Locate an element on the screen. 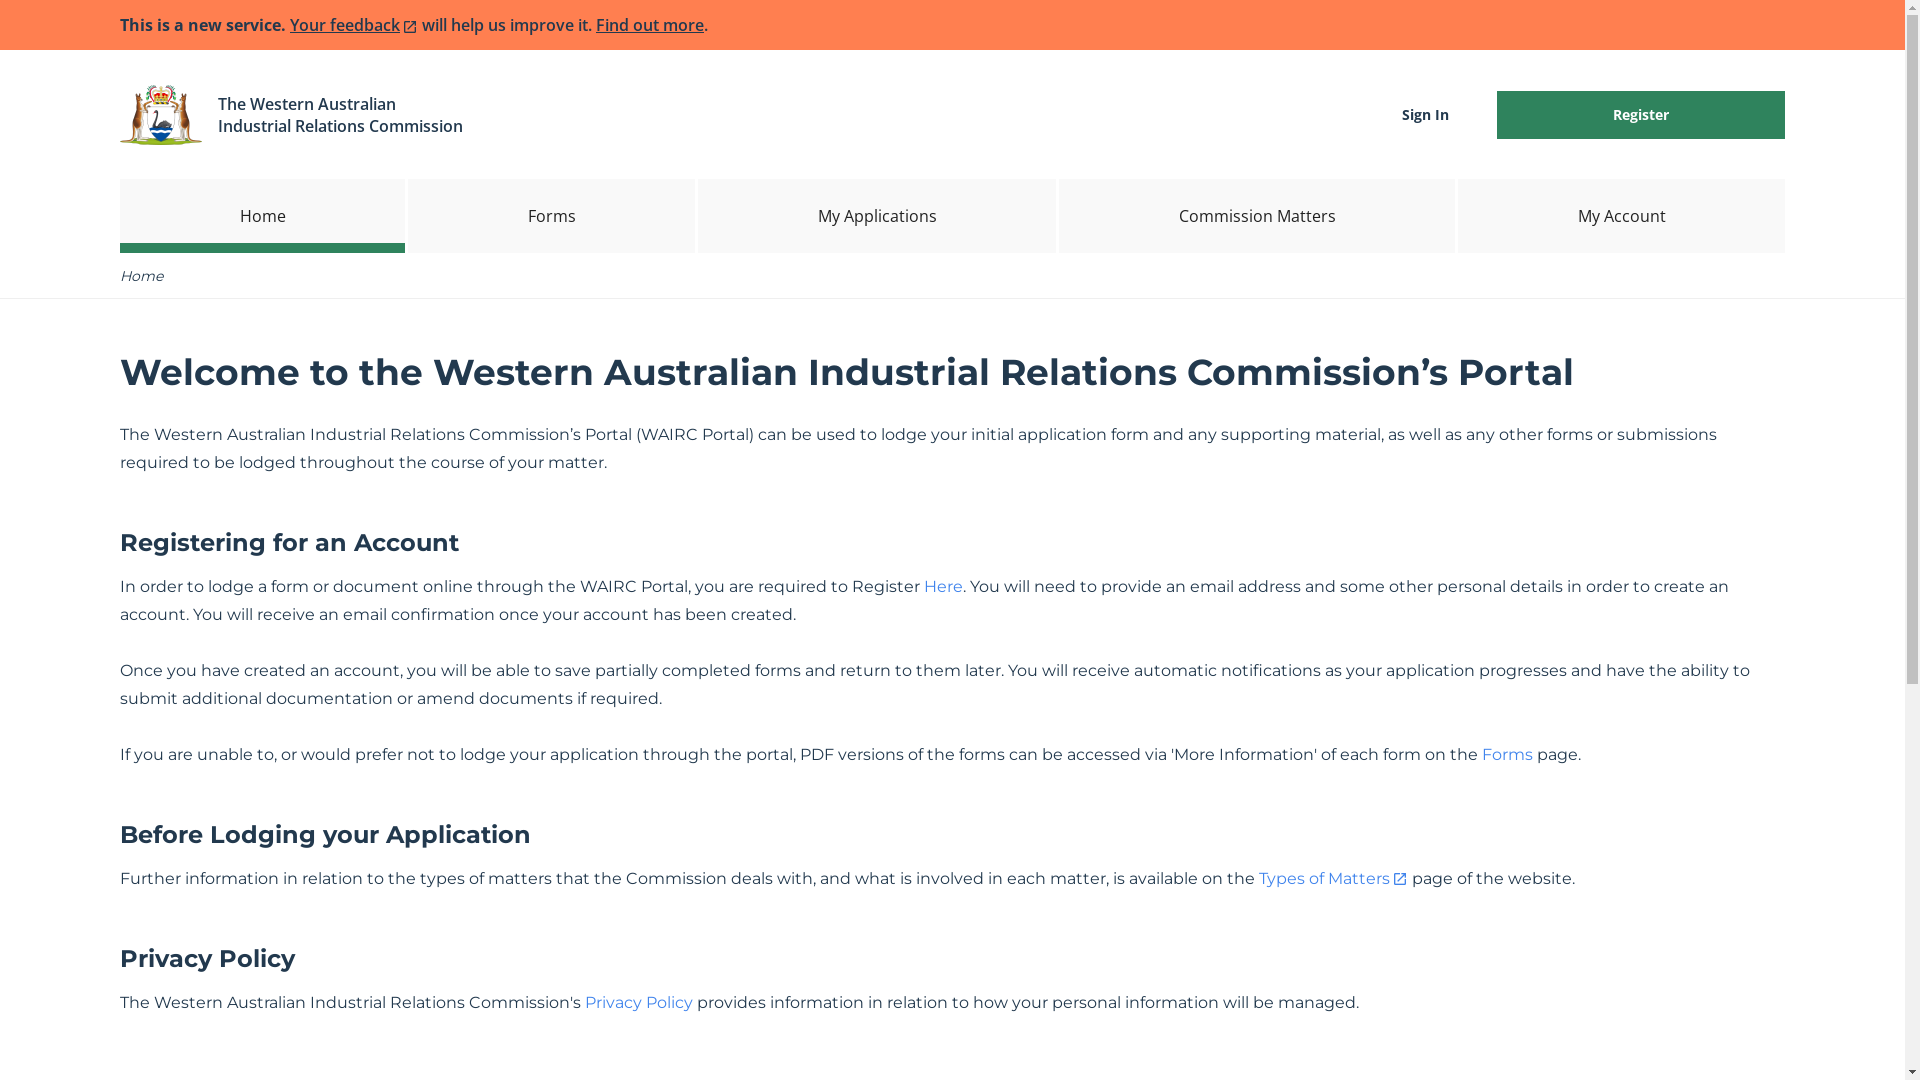 The image size is (1920, 1080). 'Here' is located at coordinates (942, 585).